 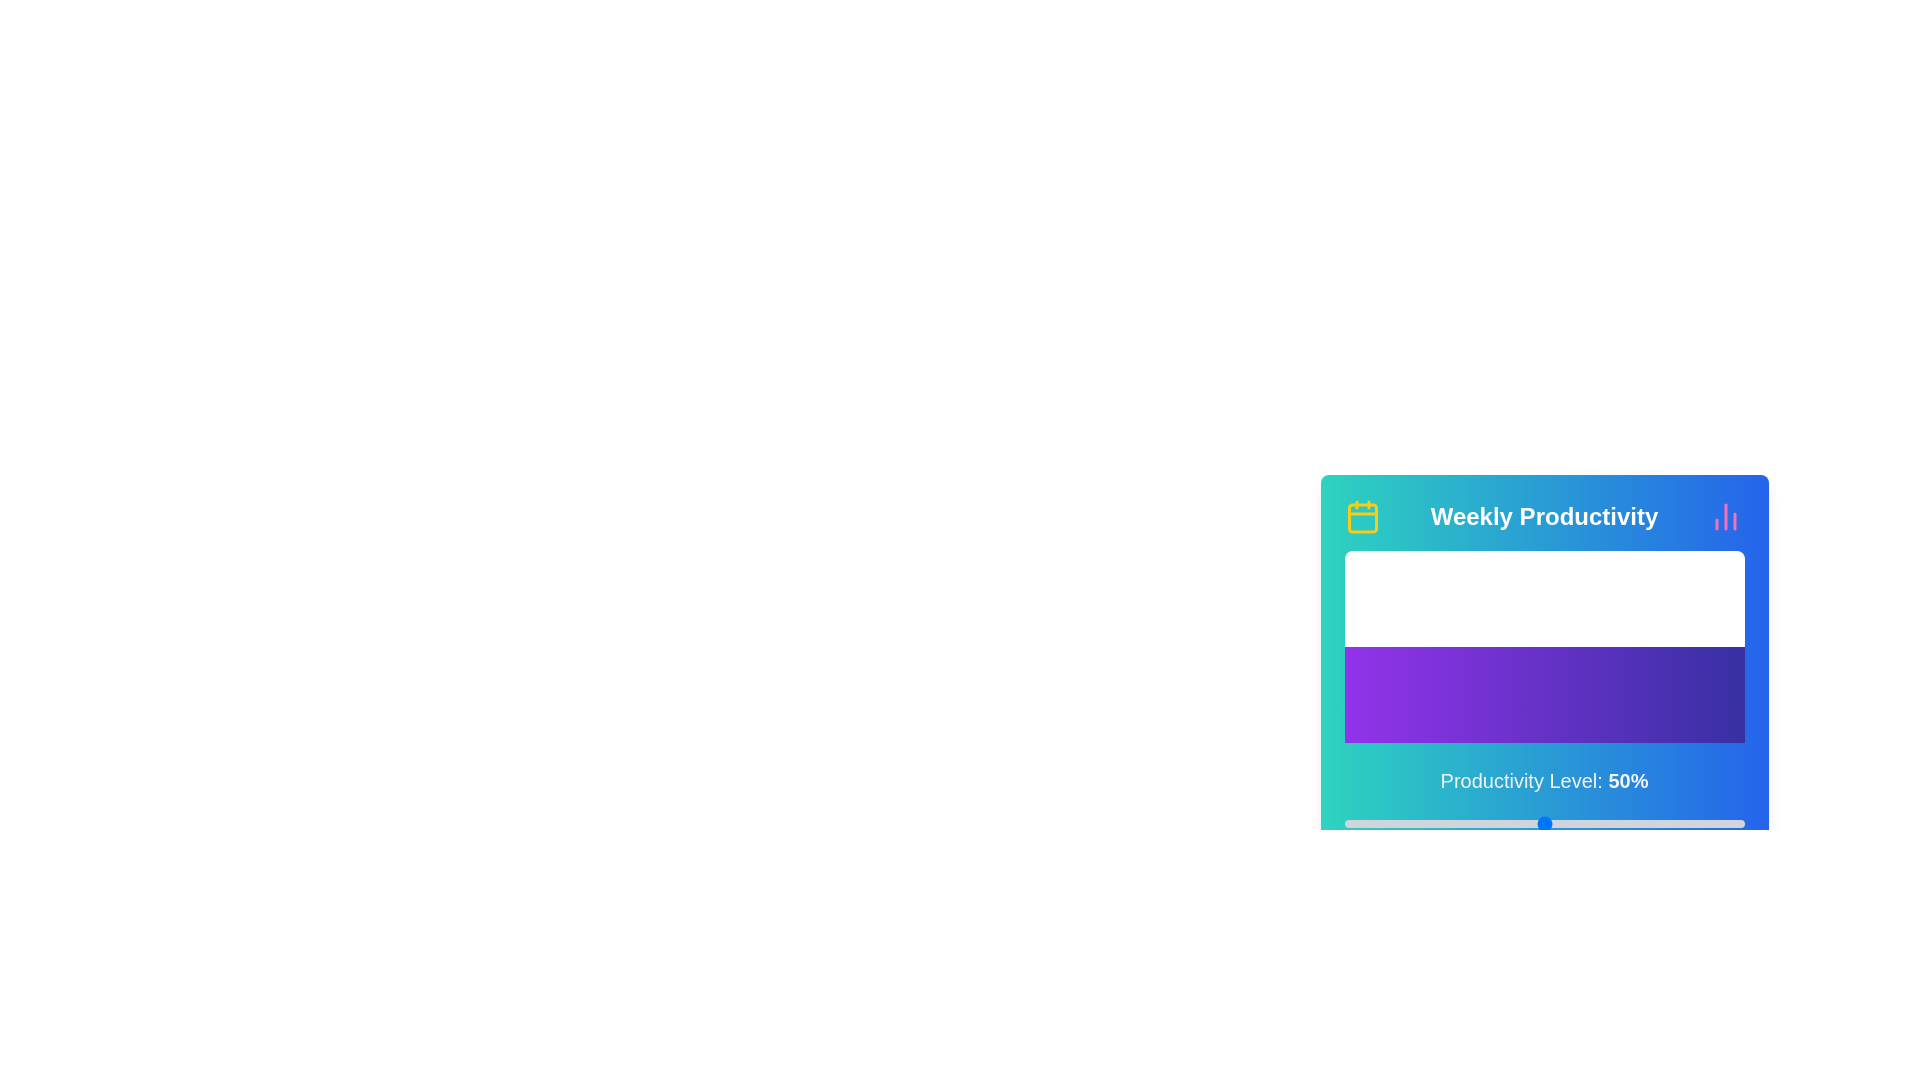 What do you see at coordinates (1735, 824) in the screenshot?
I see `the productivity slider to 98%` at bounding box center [1735, 824].